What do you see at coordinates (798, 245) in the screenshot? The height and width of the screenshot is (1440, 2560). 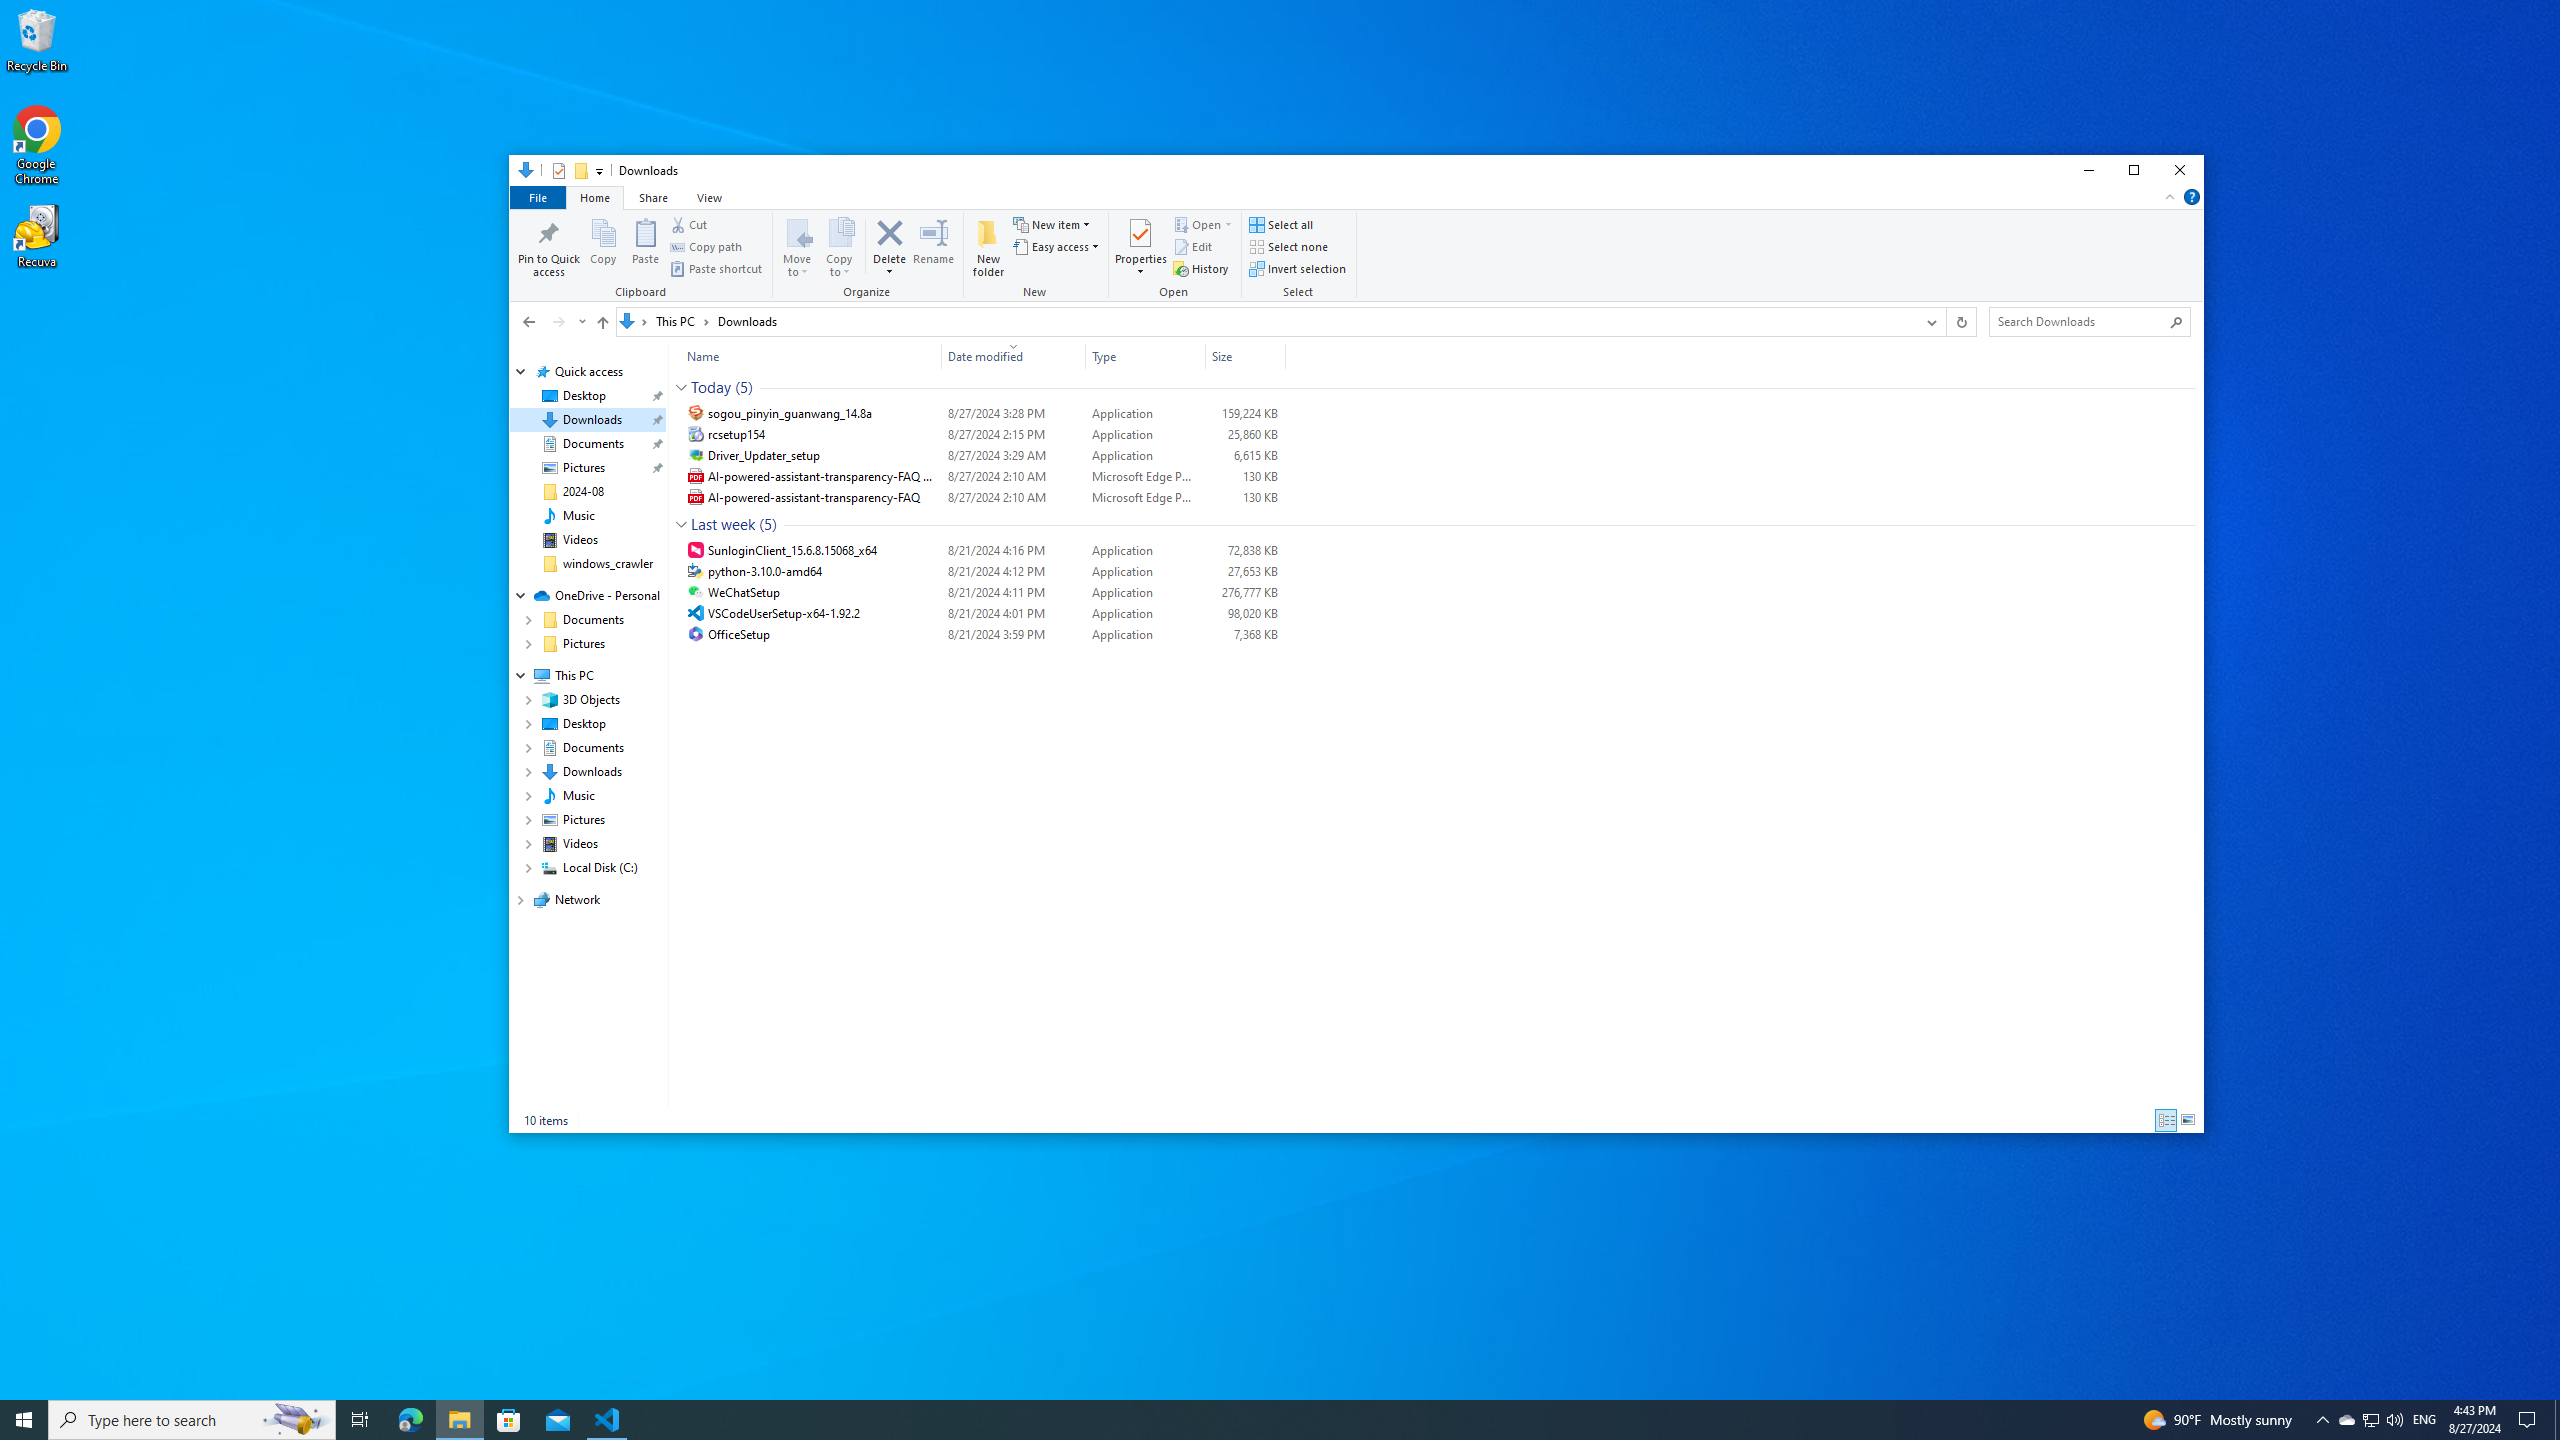 I see `'Move to'` at bounding box center [798, 245].